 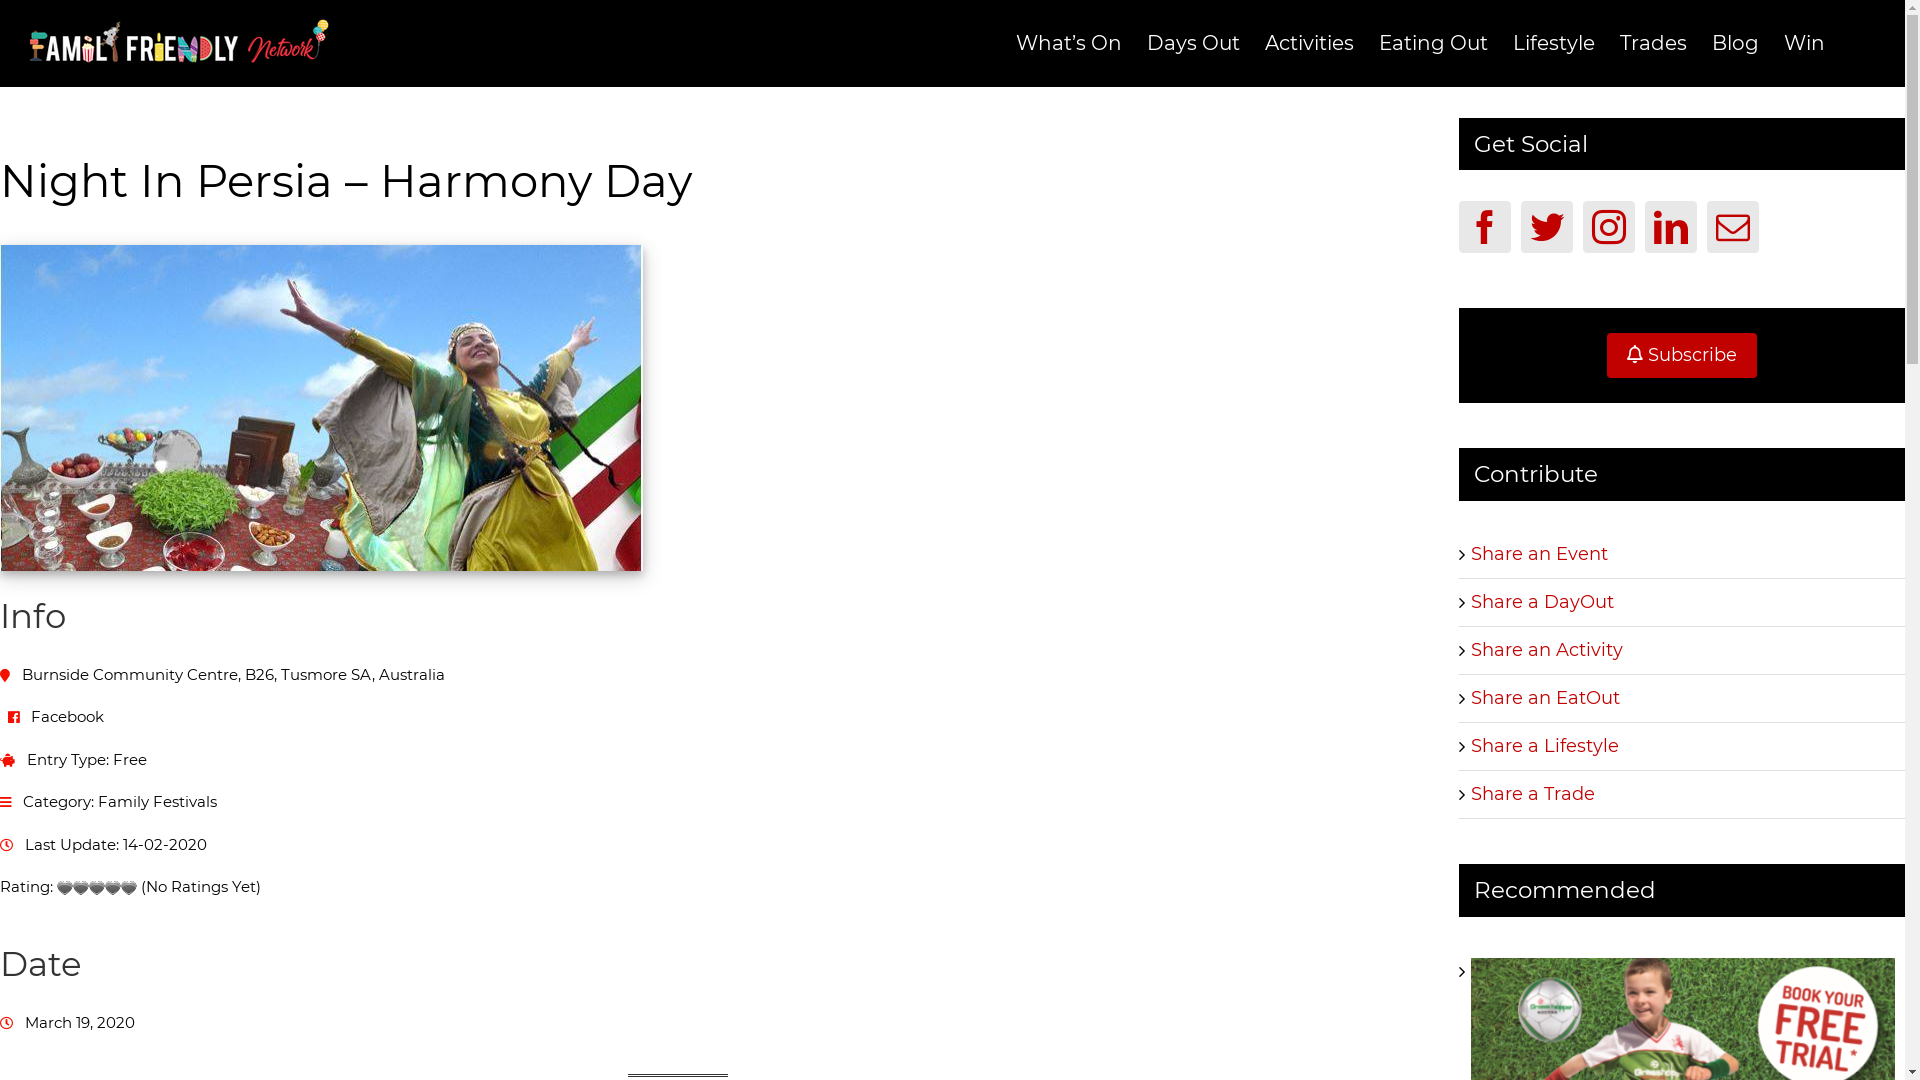 What do you see at coordinates (1538, 554) in the screenshot?
I see `'Share an Event'` at bounding box center [1538, 554].